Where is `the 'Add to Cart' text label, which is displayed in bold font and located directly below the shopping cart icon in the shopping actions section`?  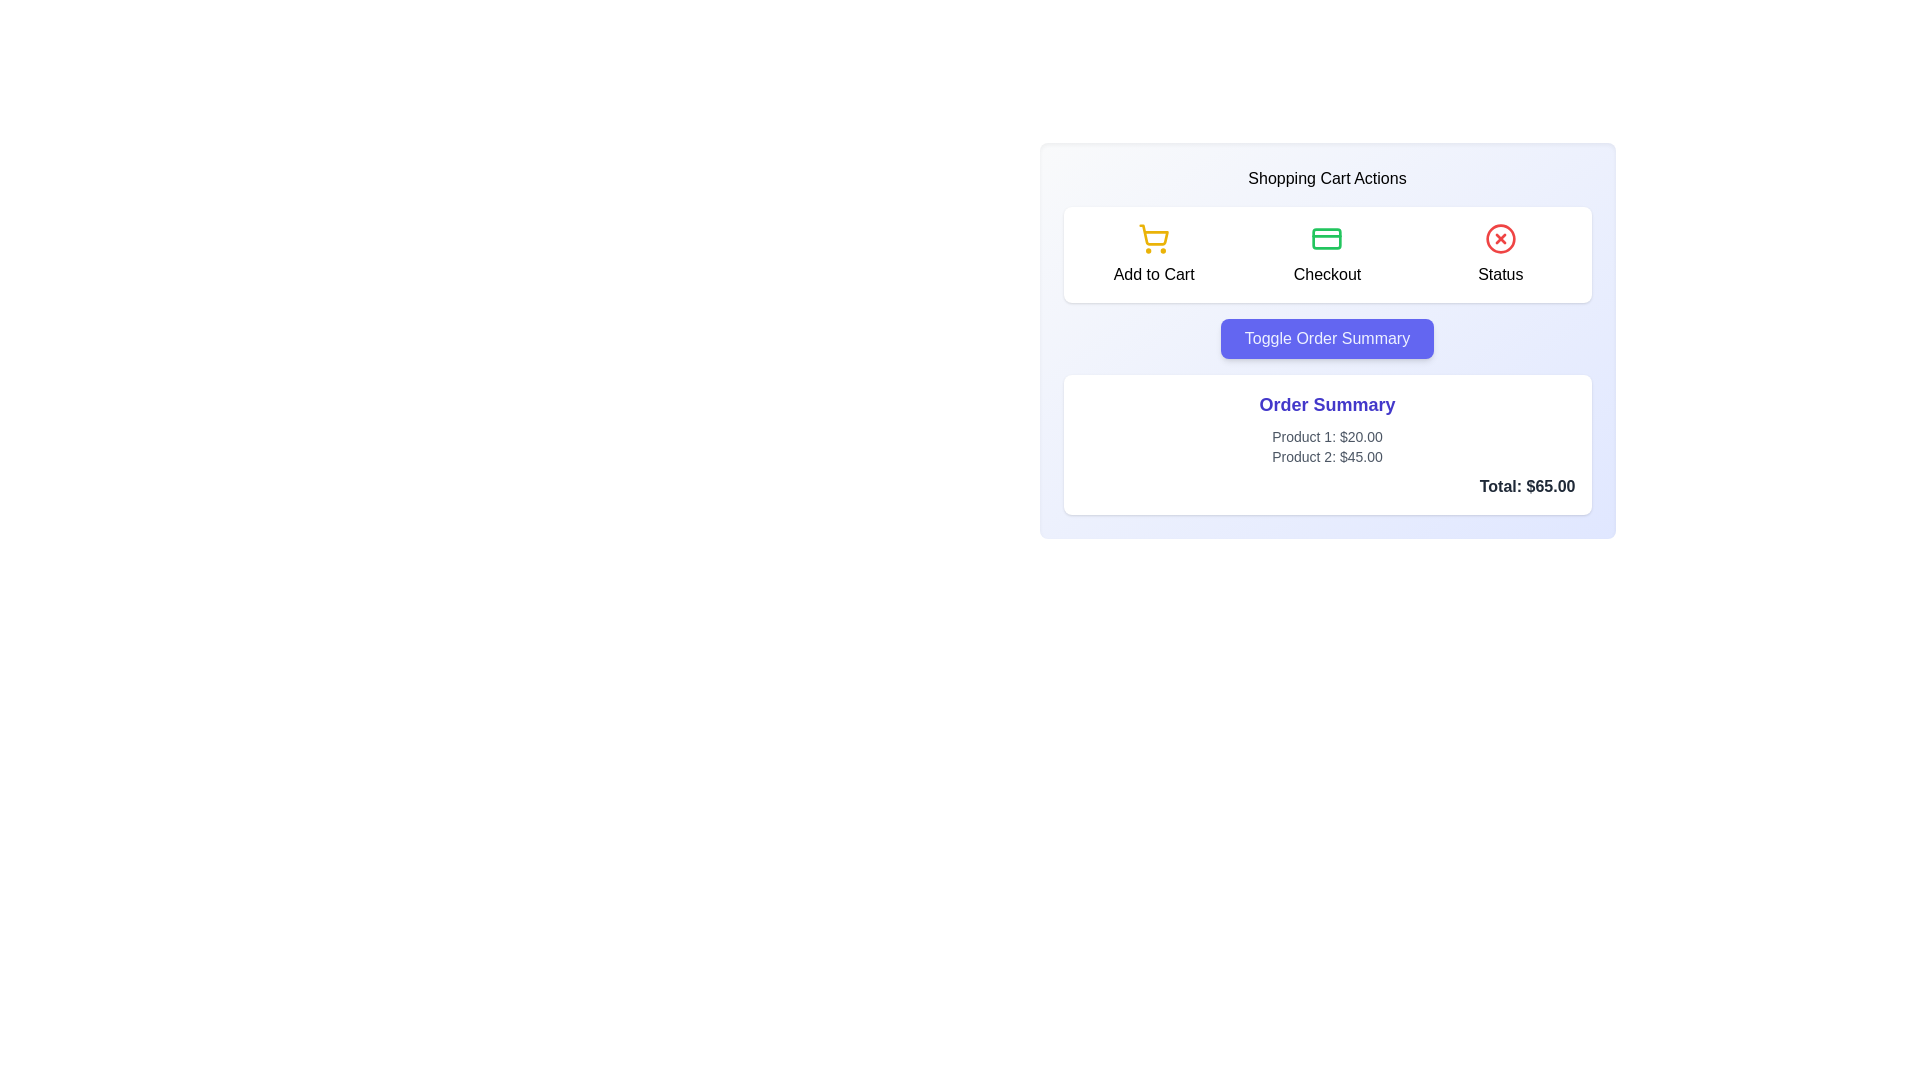 the 'Add to Cart' text label, which is displayed in bold font and located directly below the shopping cart icon in the shopping actions section is located at coordinates (1154, 274).